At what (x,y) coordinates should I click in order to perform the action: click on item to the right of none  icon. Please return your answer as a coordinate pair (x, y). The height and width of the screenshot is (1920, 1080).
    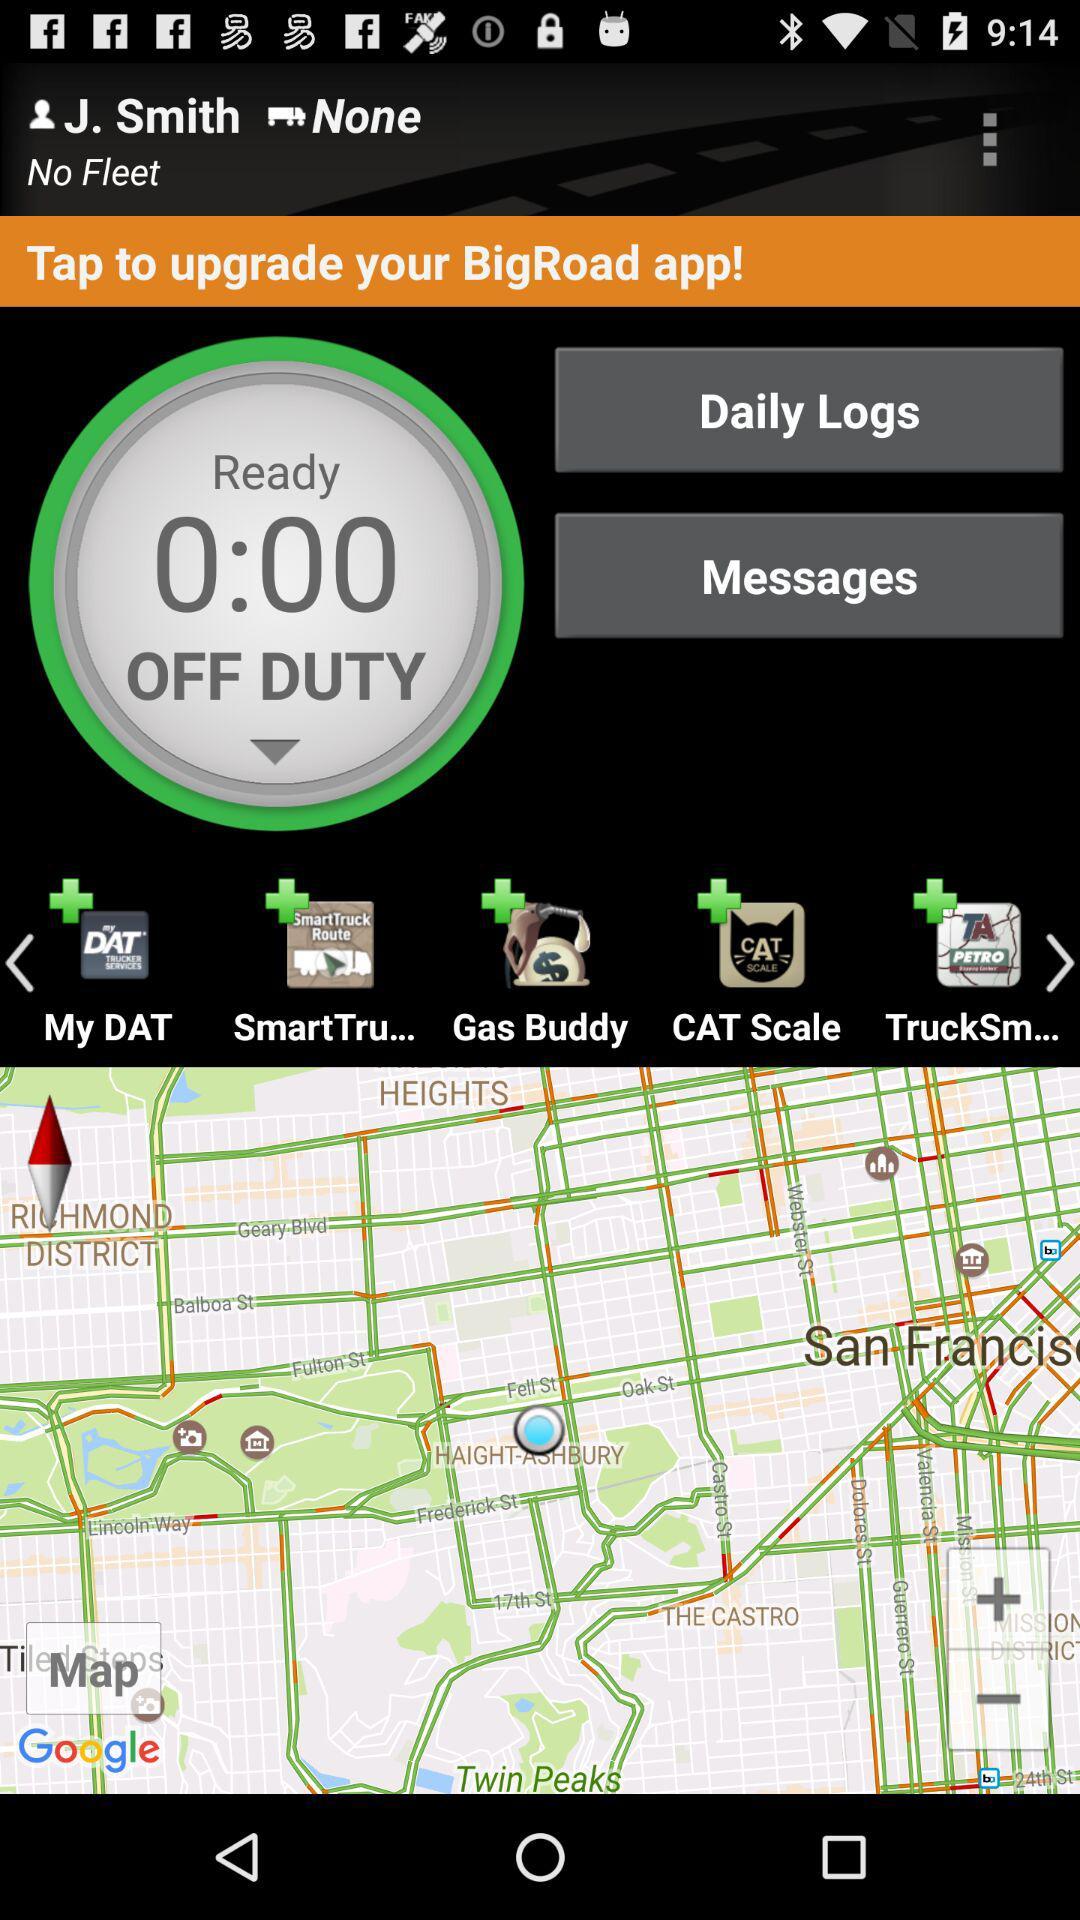
    Looking at the image, I should click on (990, 138).